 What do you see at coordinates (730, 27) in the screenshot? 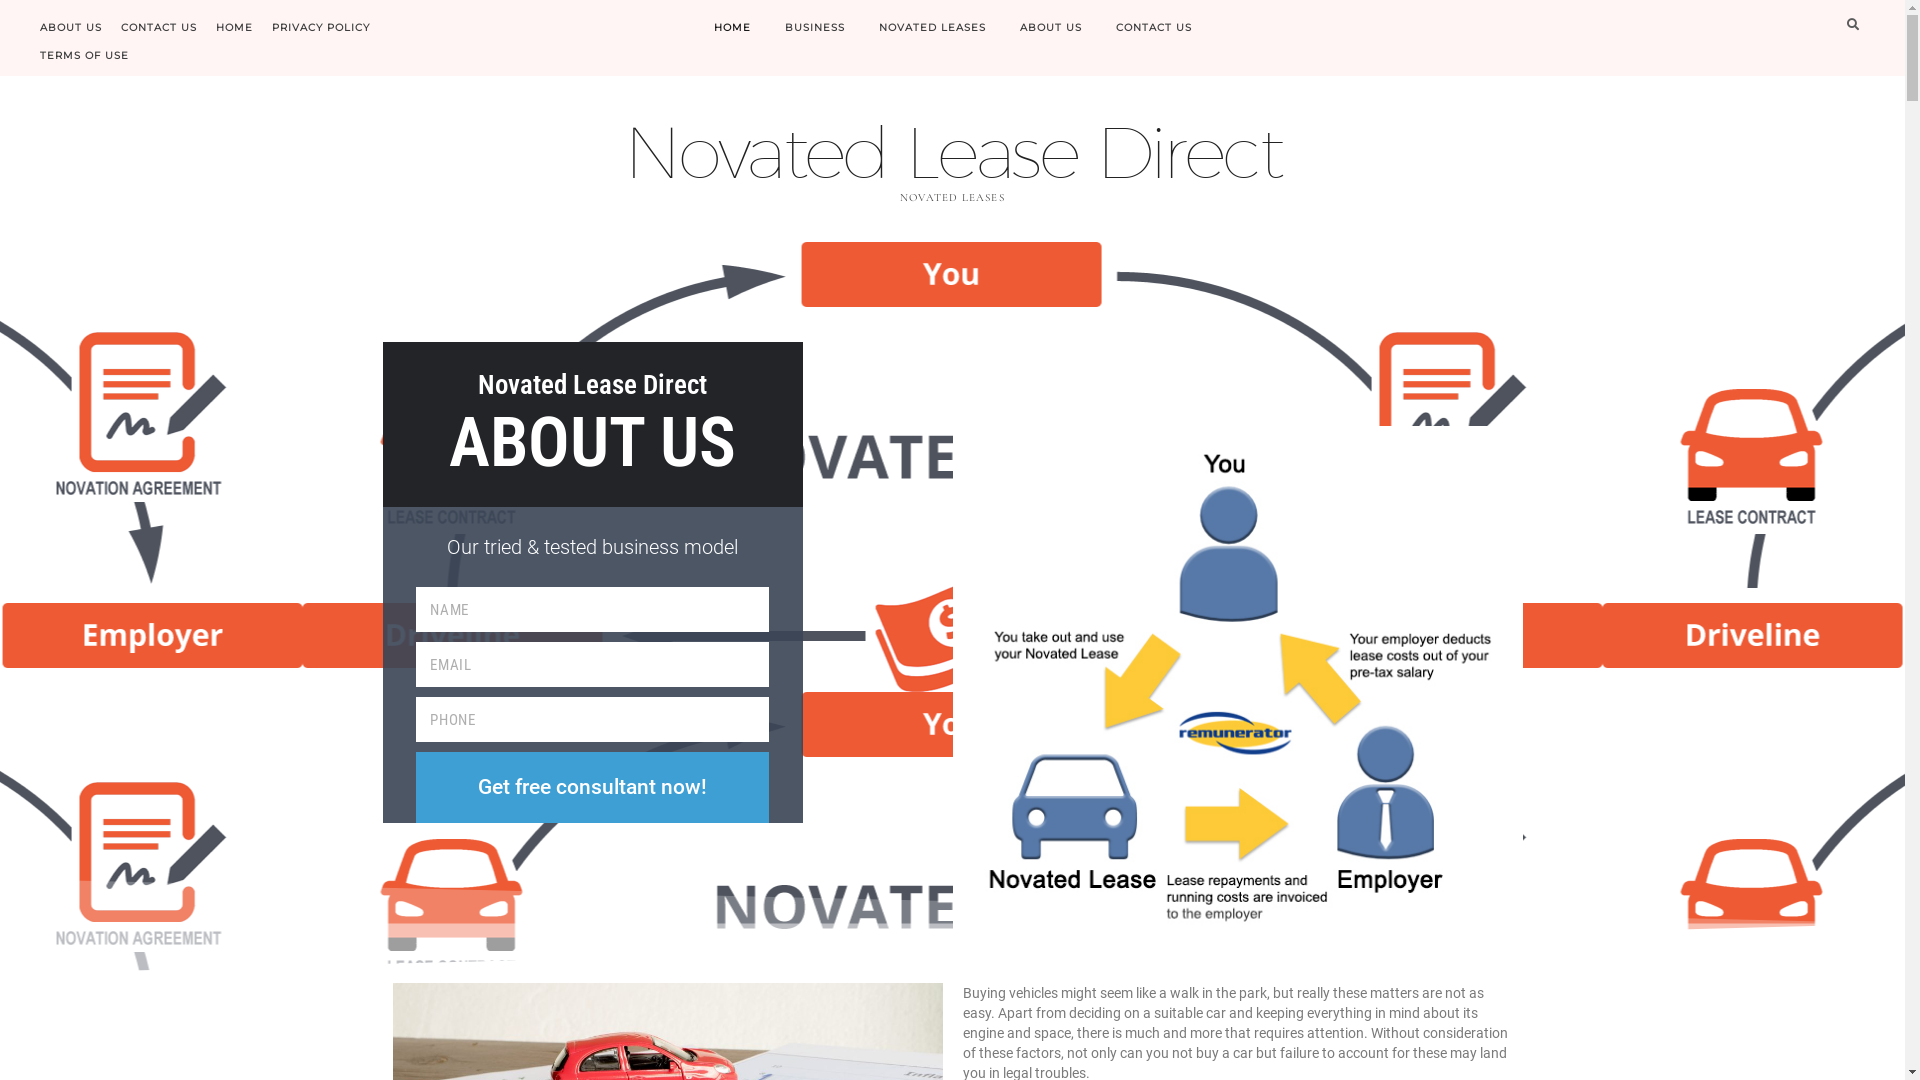
I see `'HOME'` at bounding box center [730, 27].